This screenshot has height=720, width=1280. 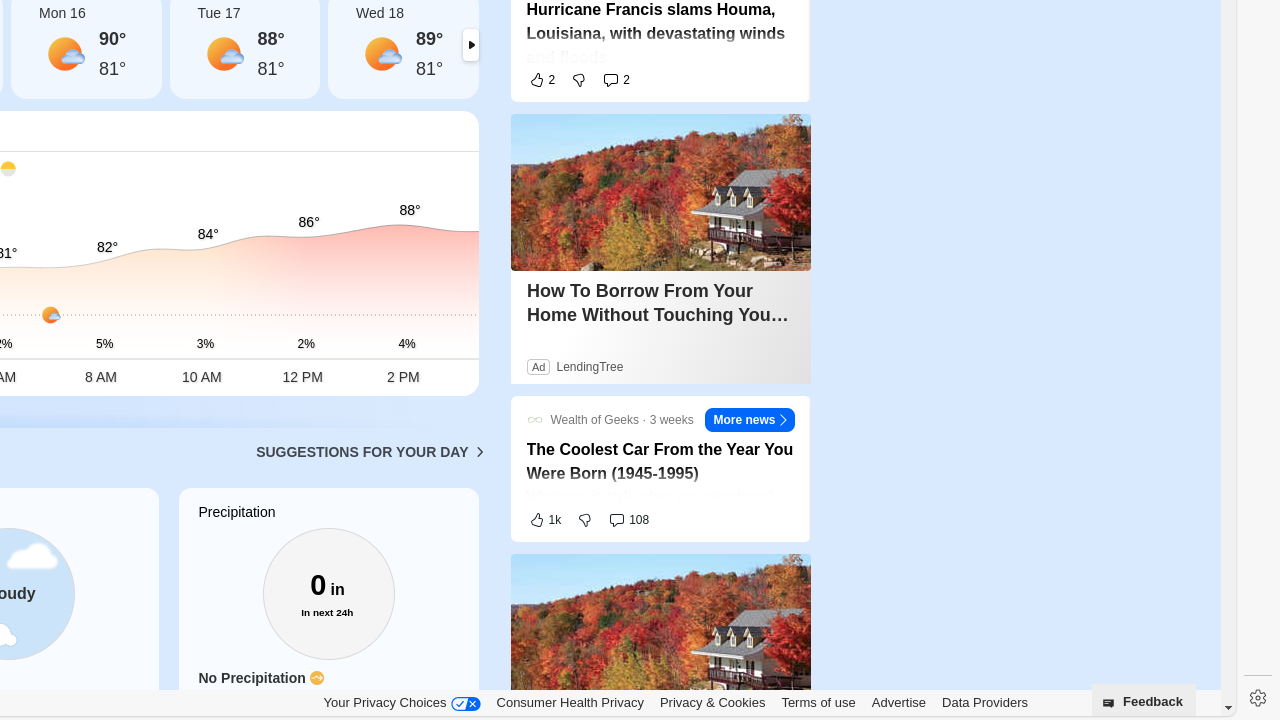 What do you see at coordinates (615, 78) in the screenshot?
I see `'See 2 comments'` at bounding box center [615, 78].